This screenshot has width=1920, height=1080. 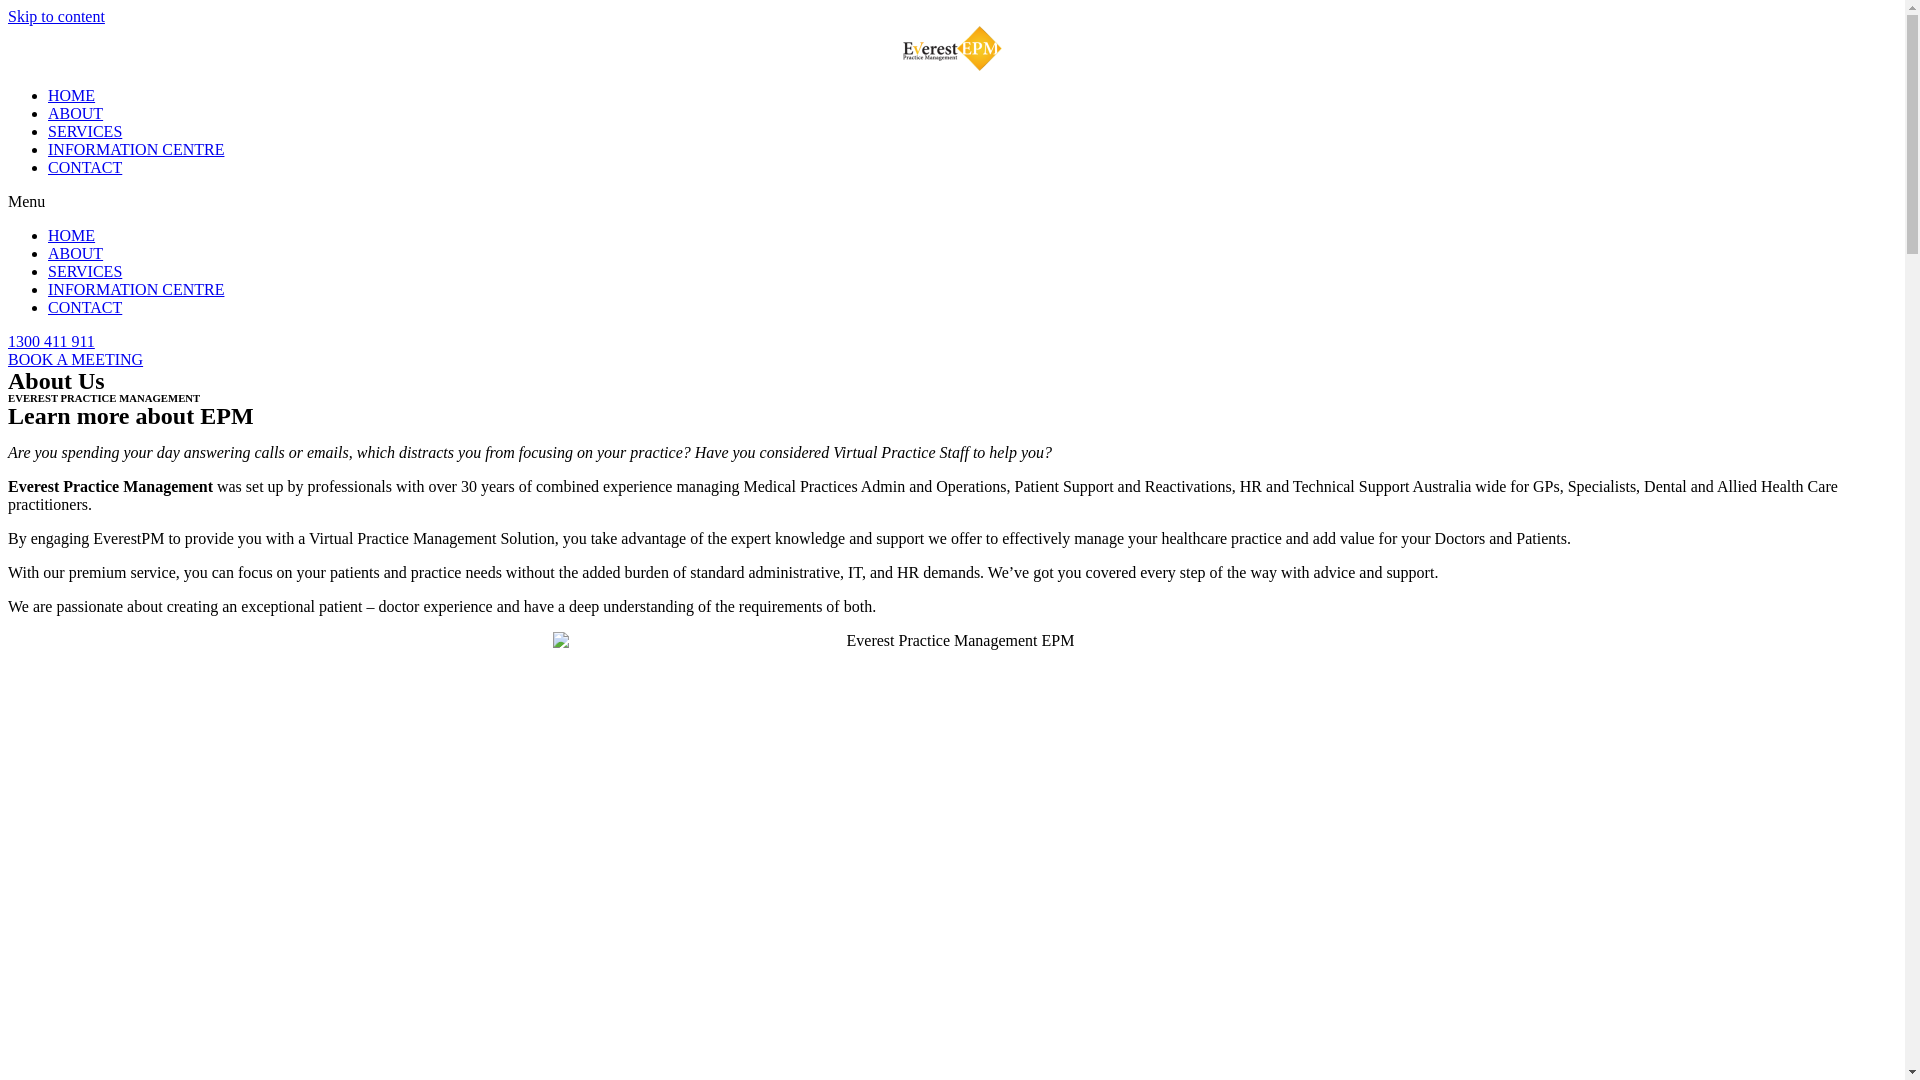 What do you see at coordinates (56, 16) in the screenshot?
I see `'Skip to content'` at bounding box center [56, 16].